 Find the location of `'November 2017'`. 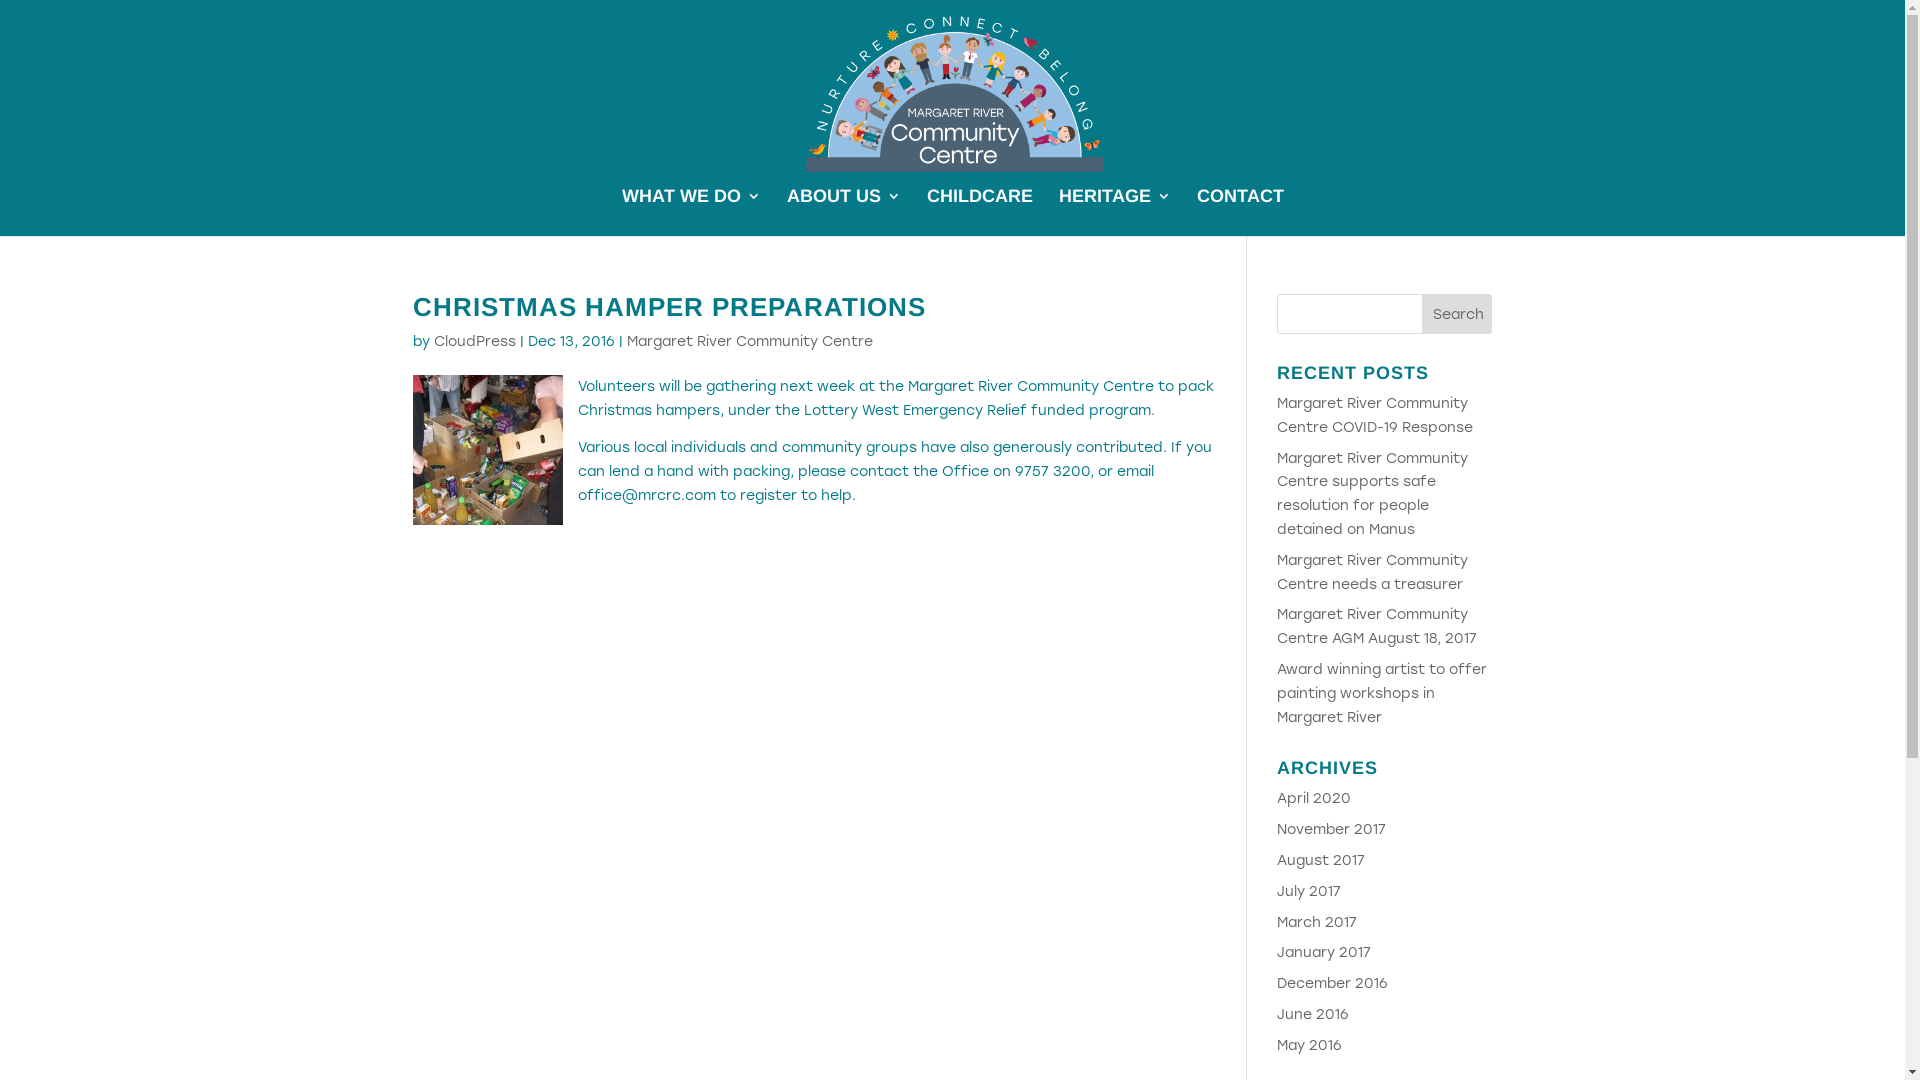

'November 2017' is located at coordinates (1331, 829).